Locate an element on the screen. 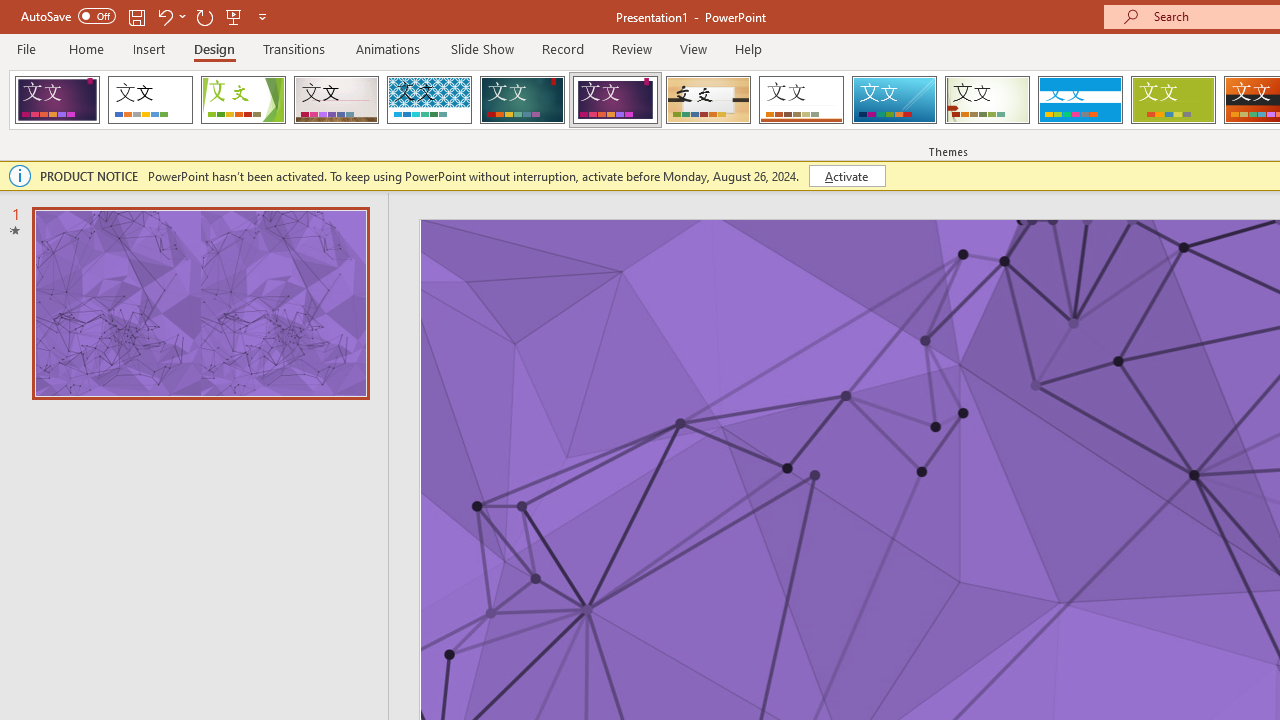 The image size is (1280, 720). 'Facet' is located at coordinates (242, 100).